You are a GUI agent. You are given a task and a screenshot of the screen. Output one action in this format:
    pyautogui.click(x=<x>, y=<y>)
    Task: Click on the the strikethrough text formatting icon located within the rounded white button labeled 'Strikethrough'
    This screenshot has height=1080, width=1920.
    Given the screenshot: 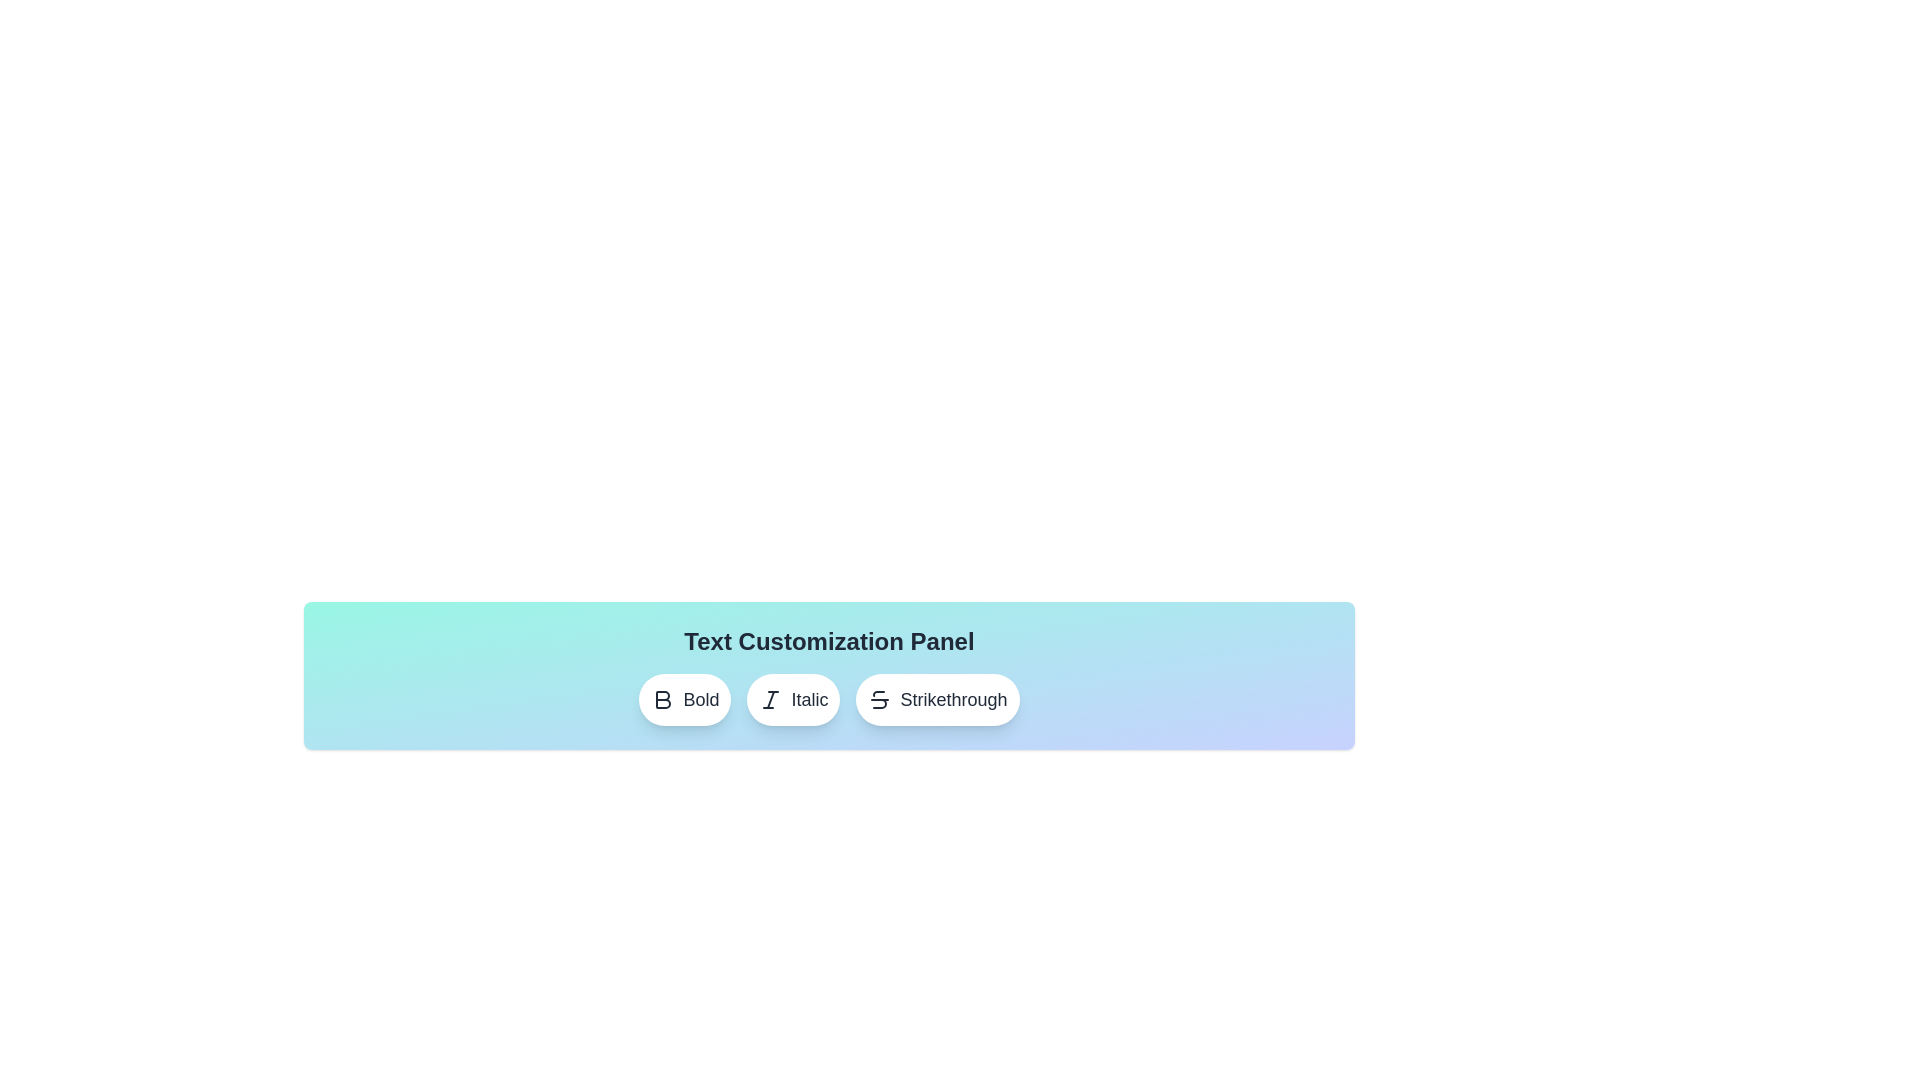 What is the action you would take?
    pyautogui.click(x=880, y=698)
    